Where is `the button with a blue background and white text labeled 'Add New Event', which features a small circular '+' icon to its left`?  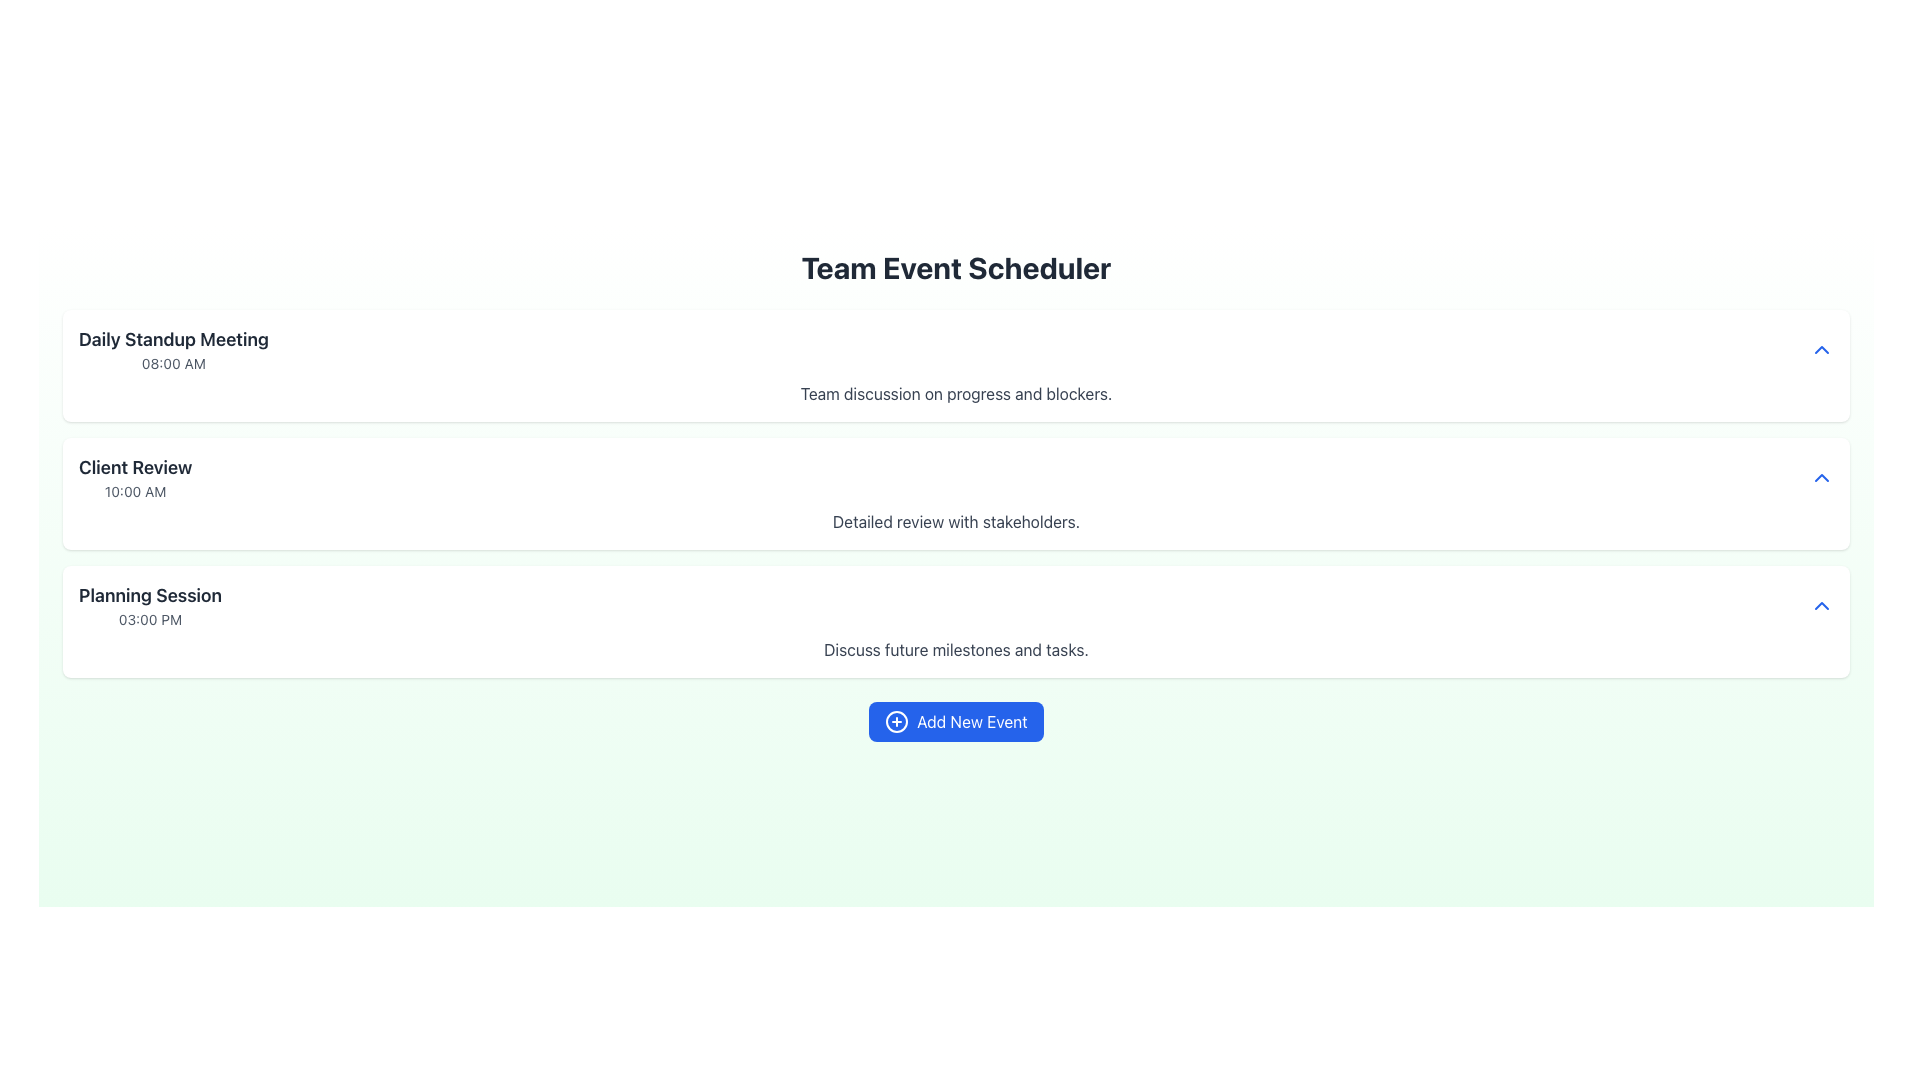
the button with a blue background and white text labeled 'Add New Event', which features a small circular '+' icon to its left is located at coordinates (955, 721).